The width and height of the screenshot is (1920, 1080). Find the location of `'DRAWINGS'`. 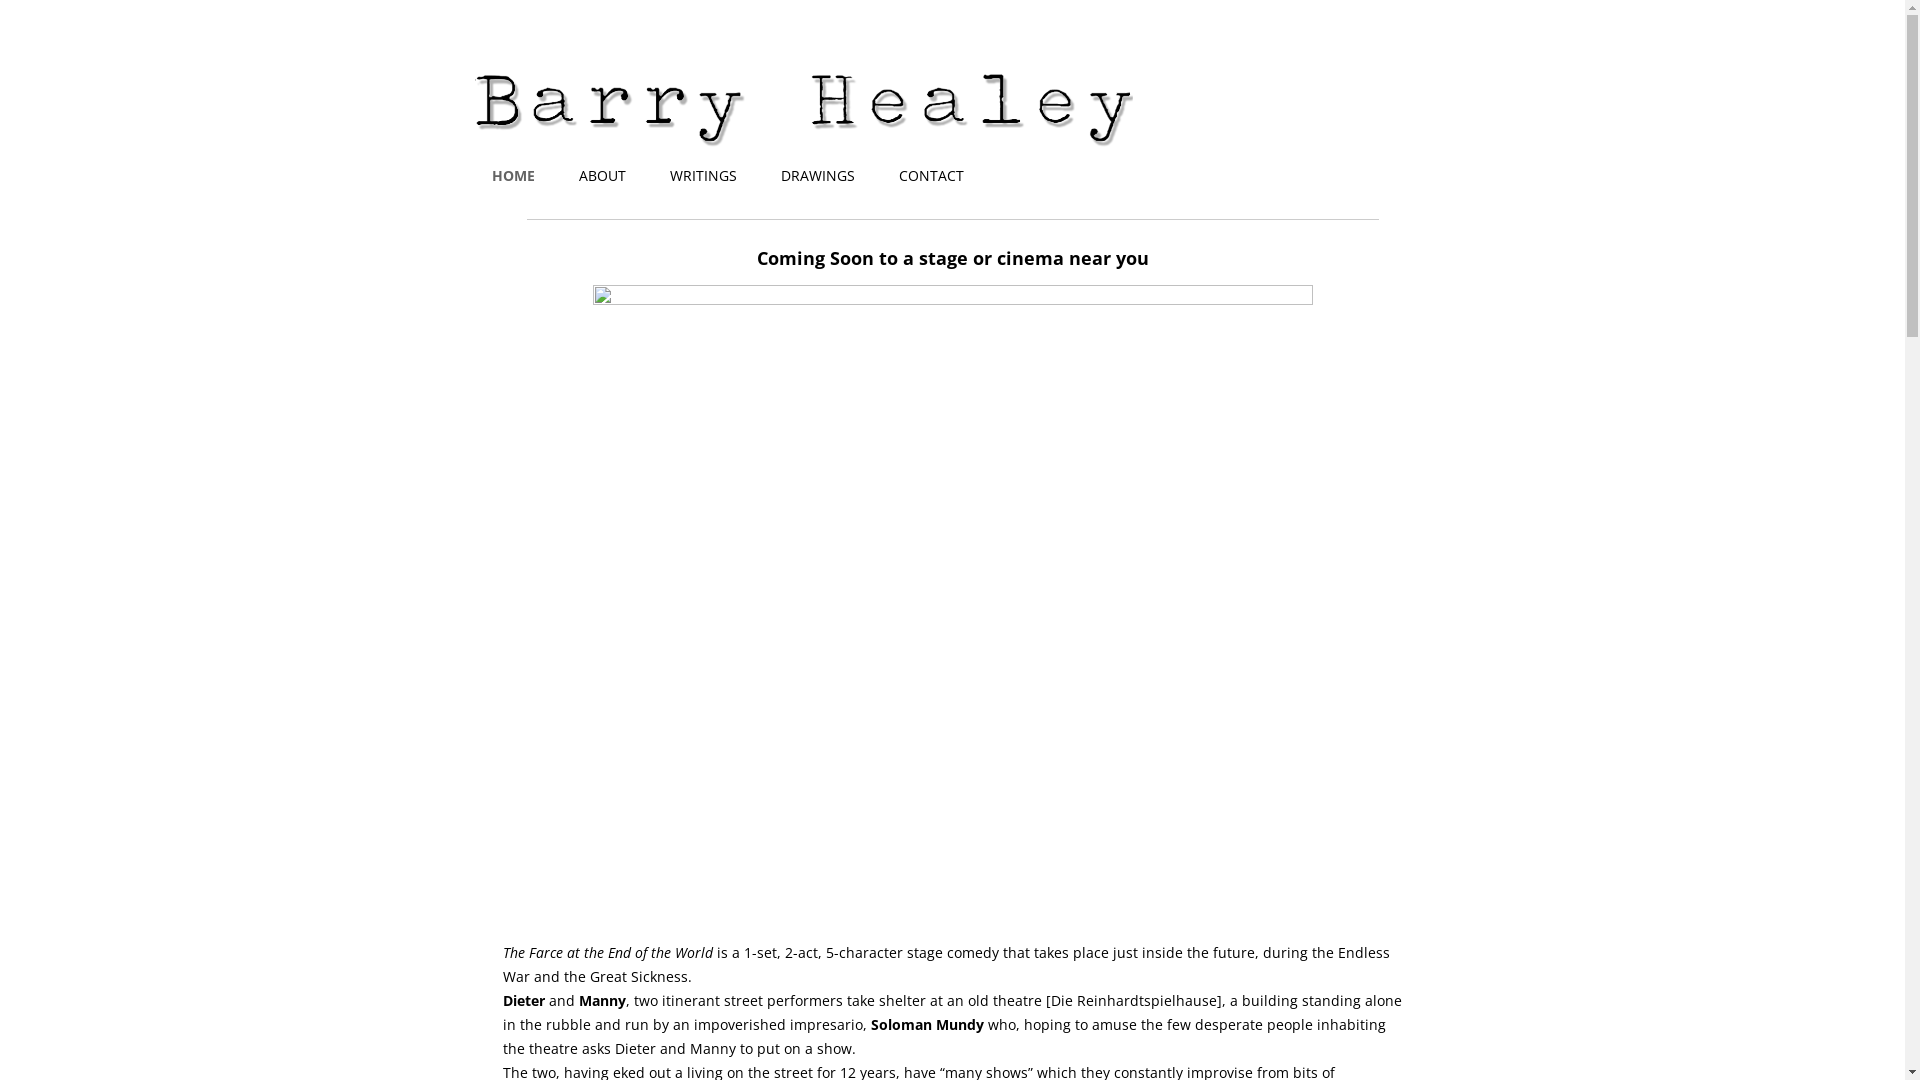

'DRAWINGS' is located at coordinates (817, 175).